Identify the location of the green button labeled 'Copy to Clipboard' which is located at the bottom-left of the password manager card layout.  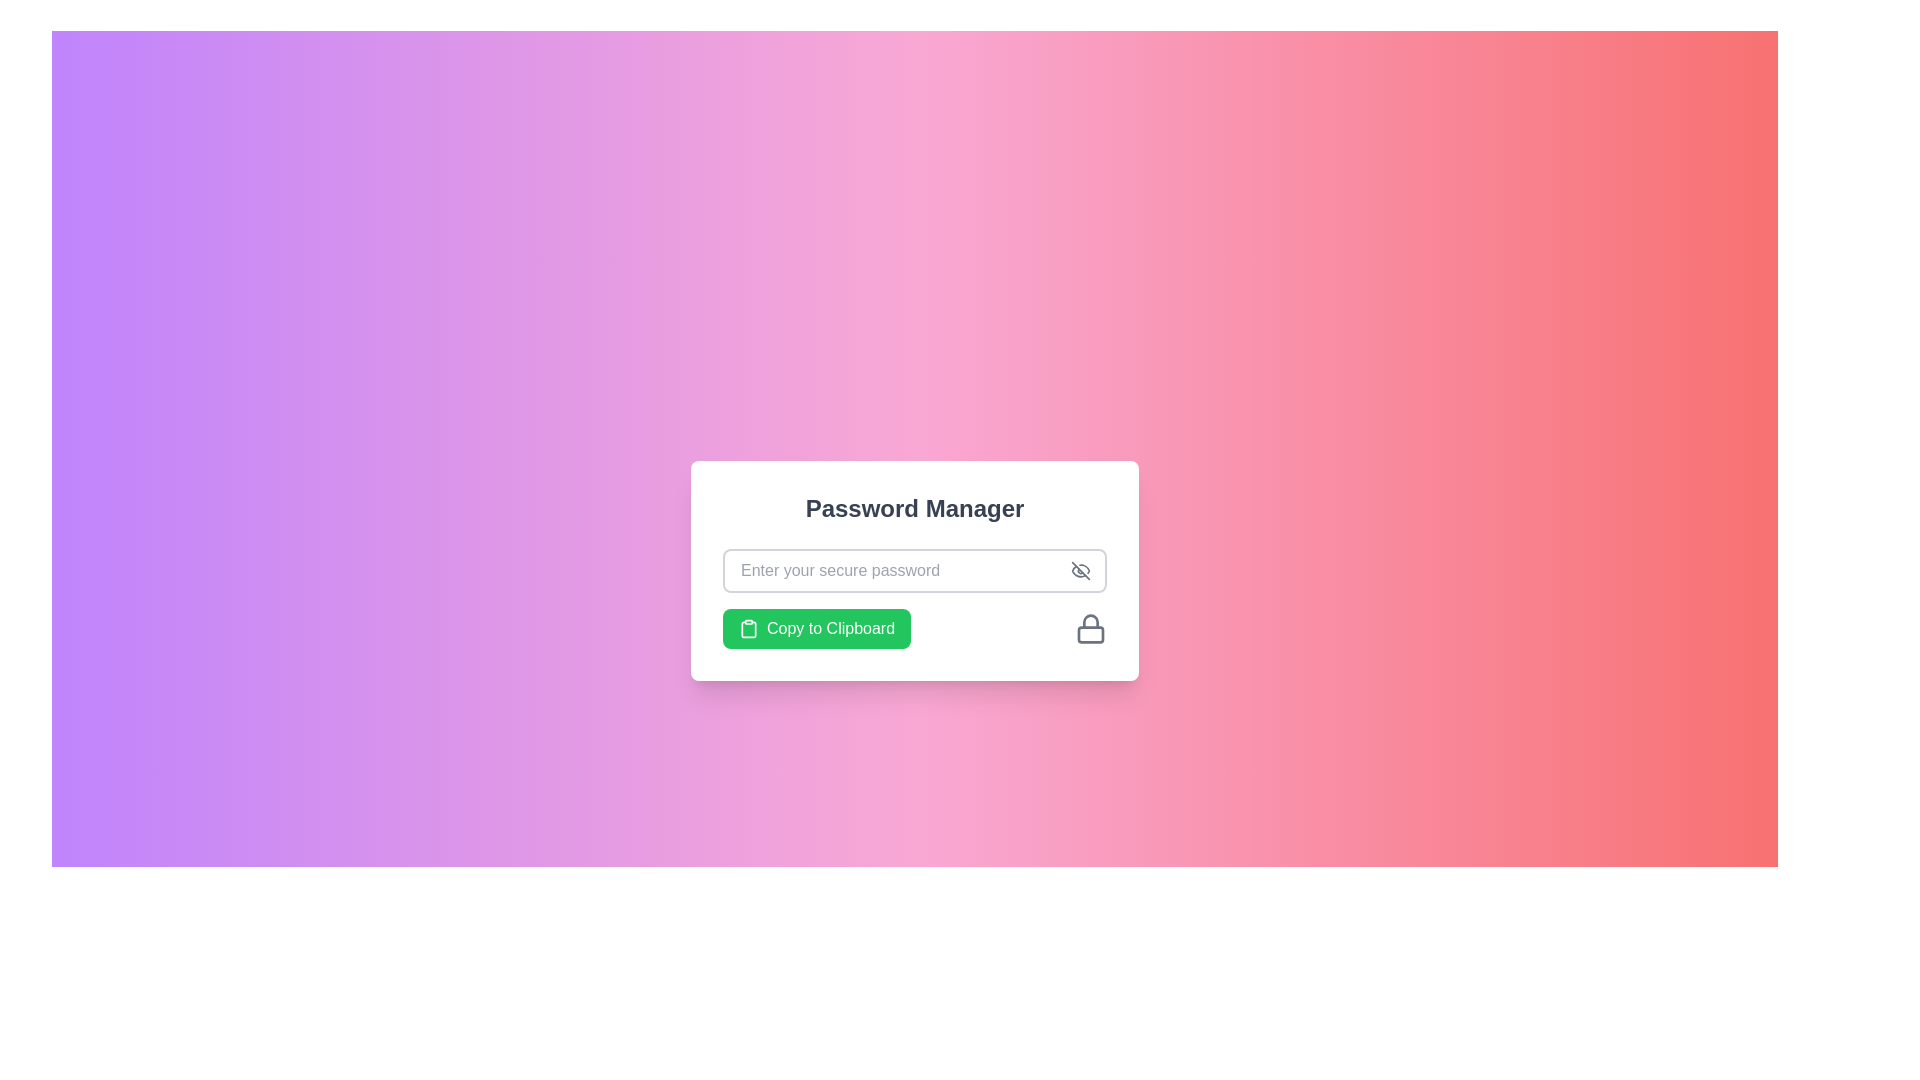
(830, 627).